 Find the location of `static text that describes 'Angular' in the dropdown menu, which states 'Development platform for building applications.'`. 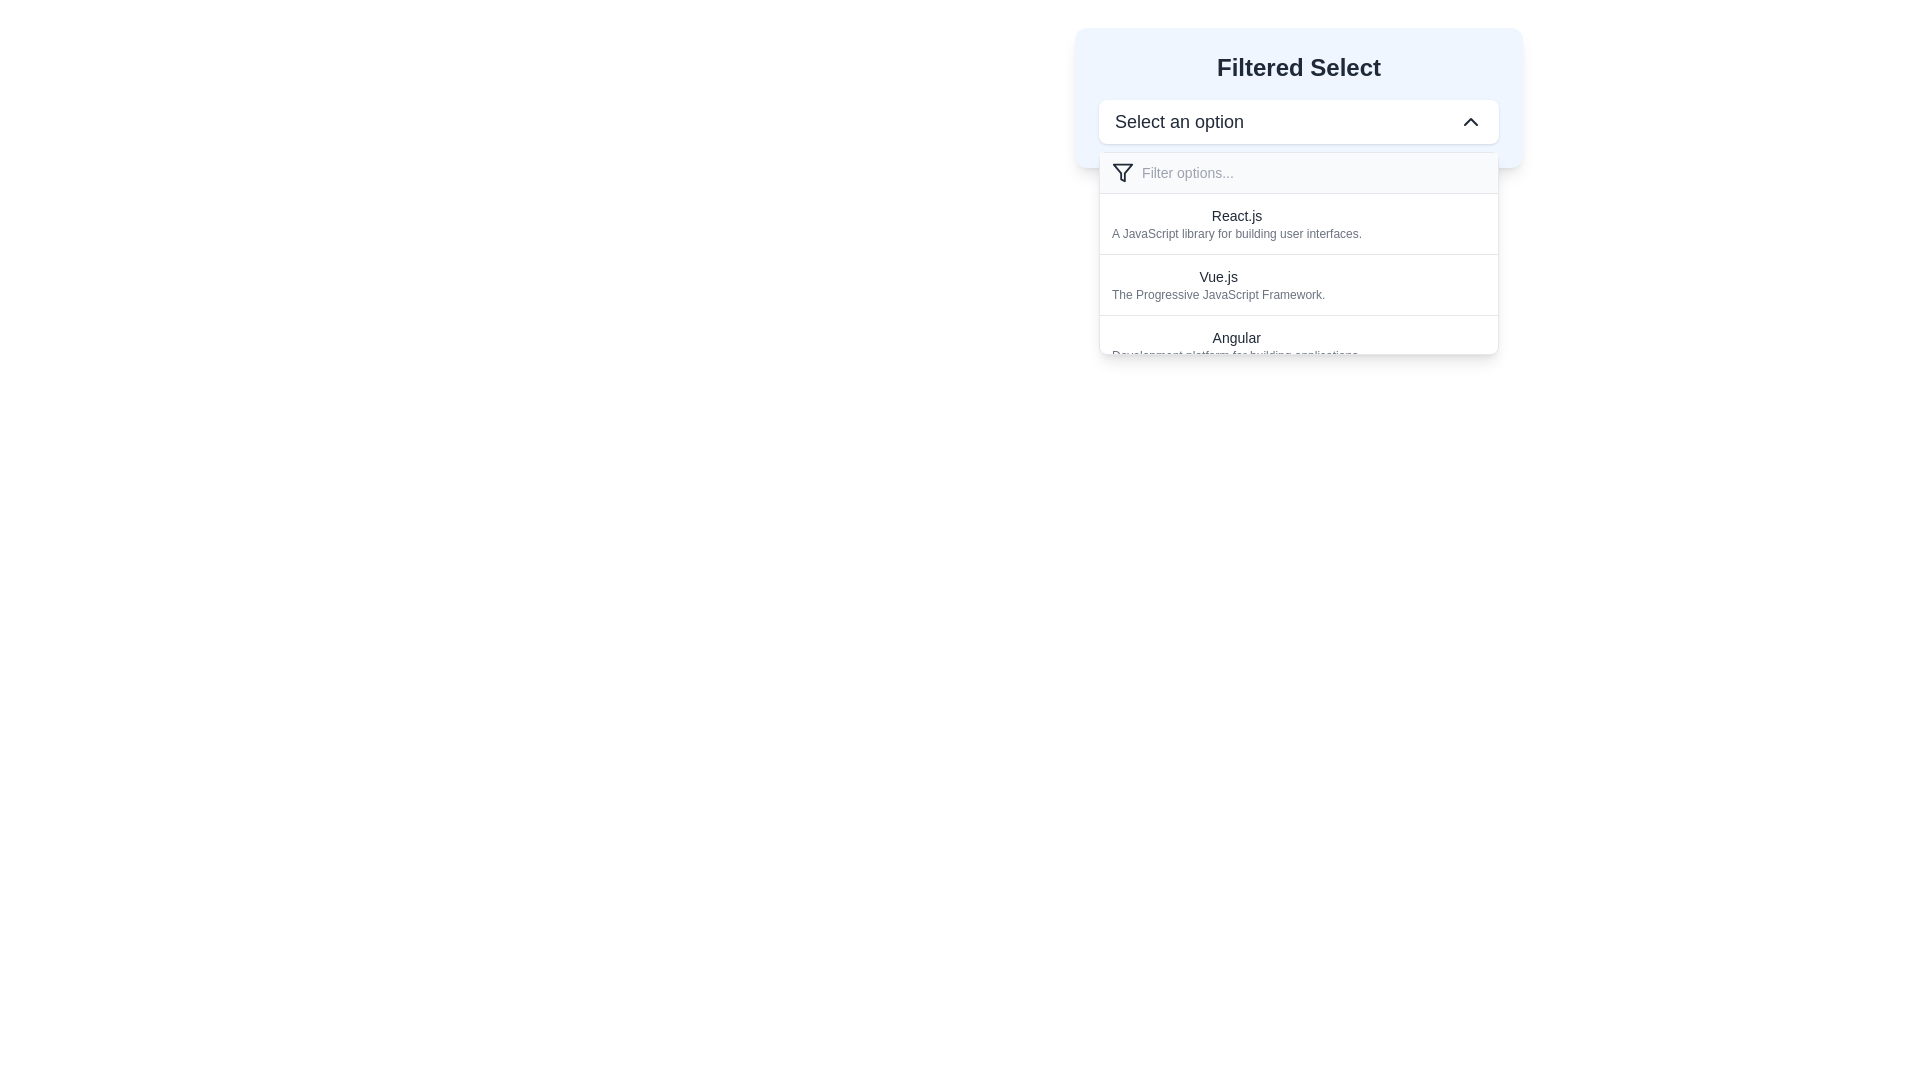

static text that describes 'Angular' in the dropdown menu, which states 'Development platform for building applications.' is located at coordinates (1235, 354).